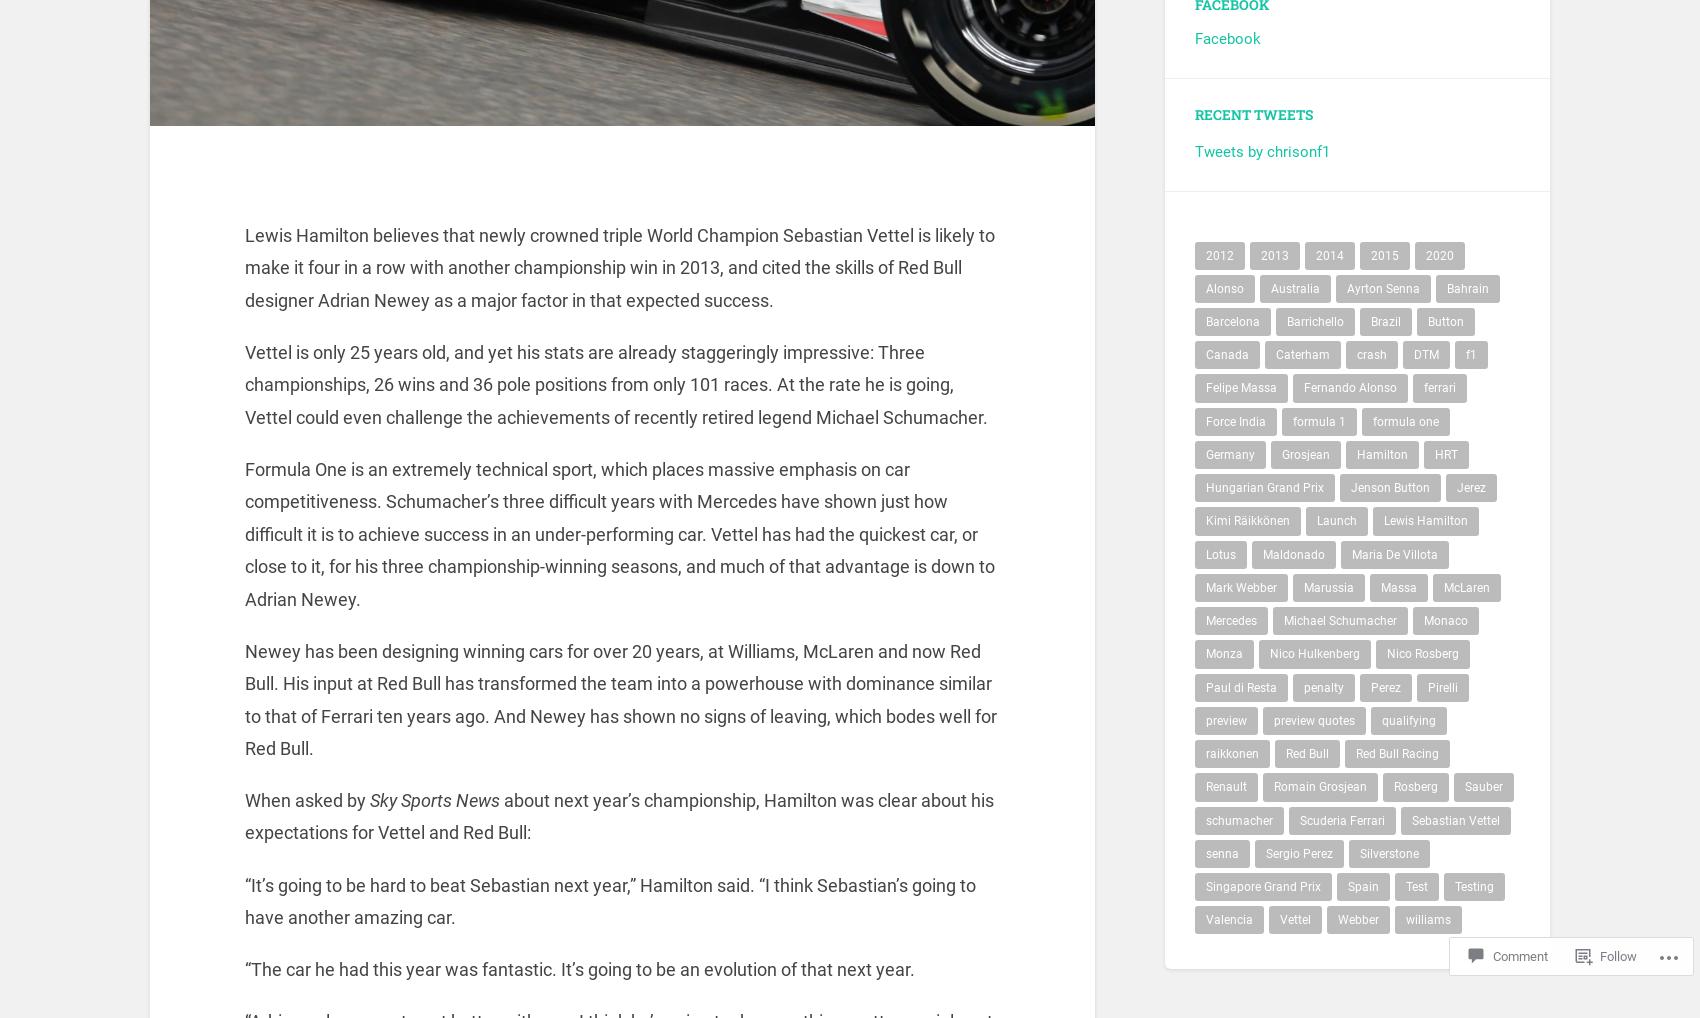 The width and height of the screenshot is (1700, 1018). Describe the element at coordinates (243, 397) in the screenshot. I see `'Vettel is only 25 years old, and yet his stats are already staggeringly impressive: Three championships, 26 wins and 36 pole positions from only 101 races. At the rate he is going, Vettel could even challenge the achievements of recently retired legend Michael Schumacher.'` at that location.